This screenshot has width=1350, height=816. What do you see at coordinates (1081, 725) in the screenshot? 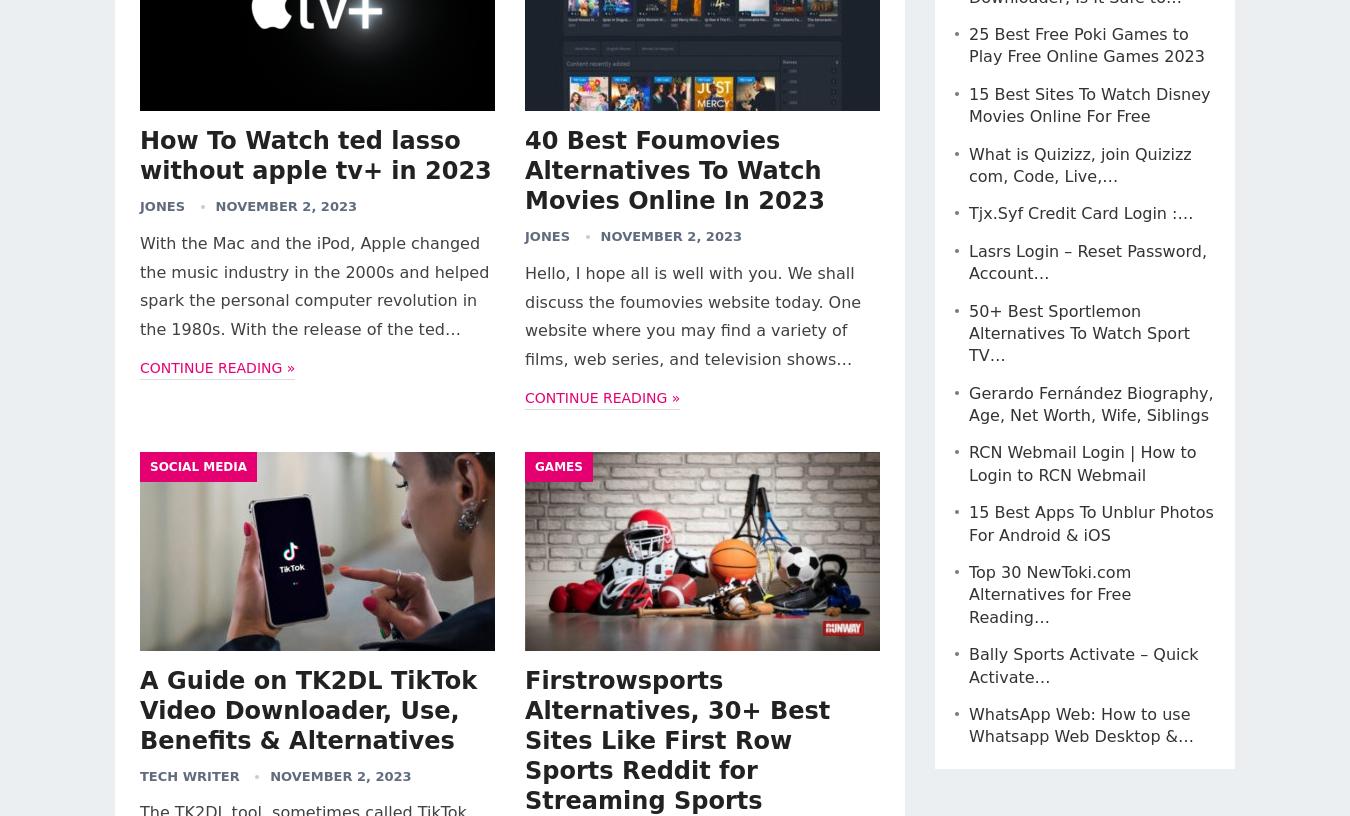
I see `'WhatsApp Web: How to use Whatsapp Web Desktop &…'` at bounding box center [1081, 725].